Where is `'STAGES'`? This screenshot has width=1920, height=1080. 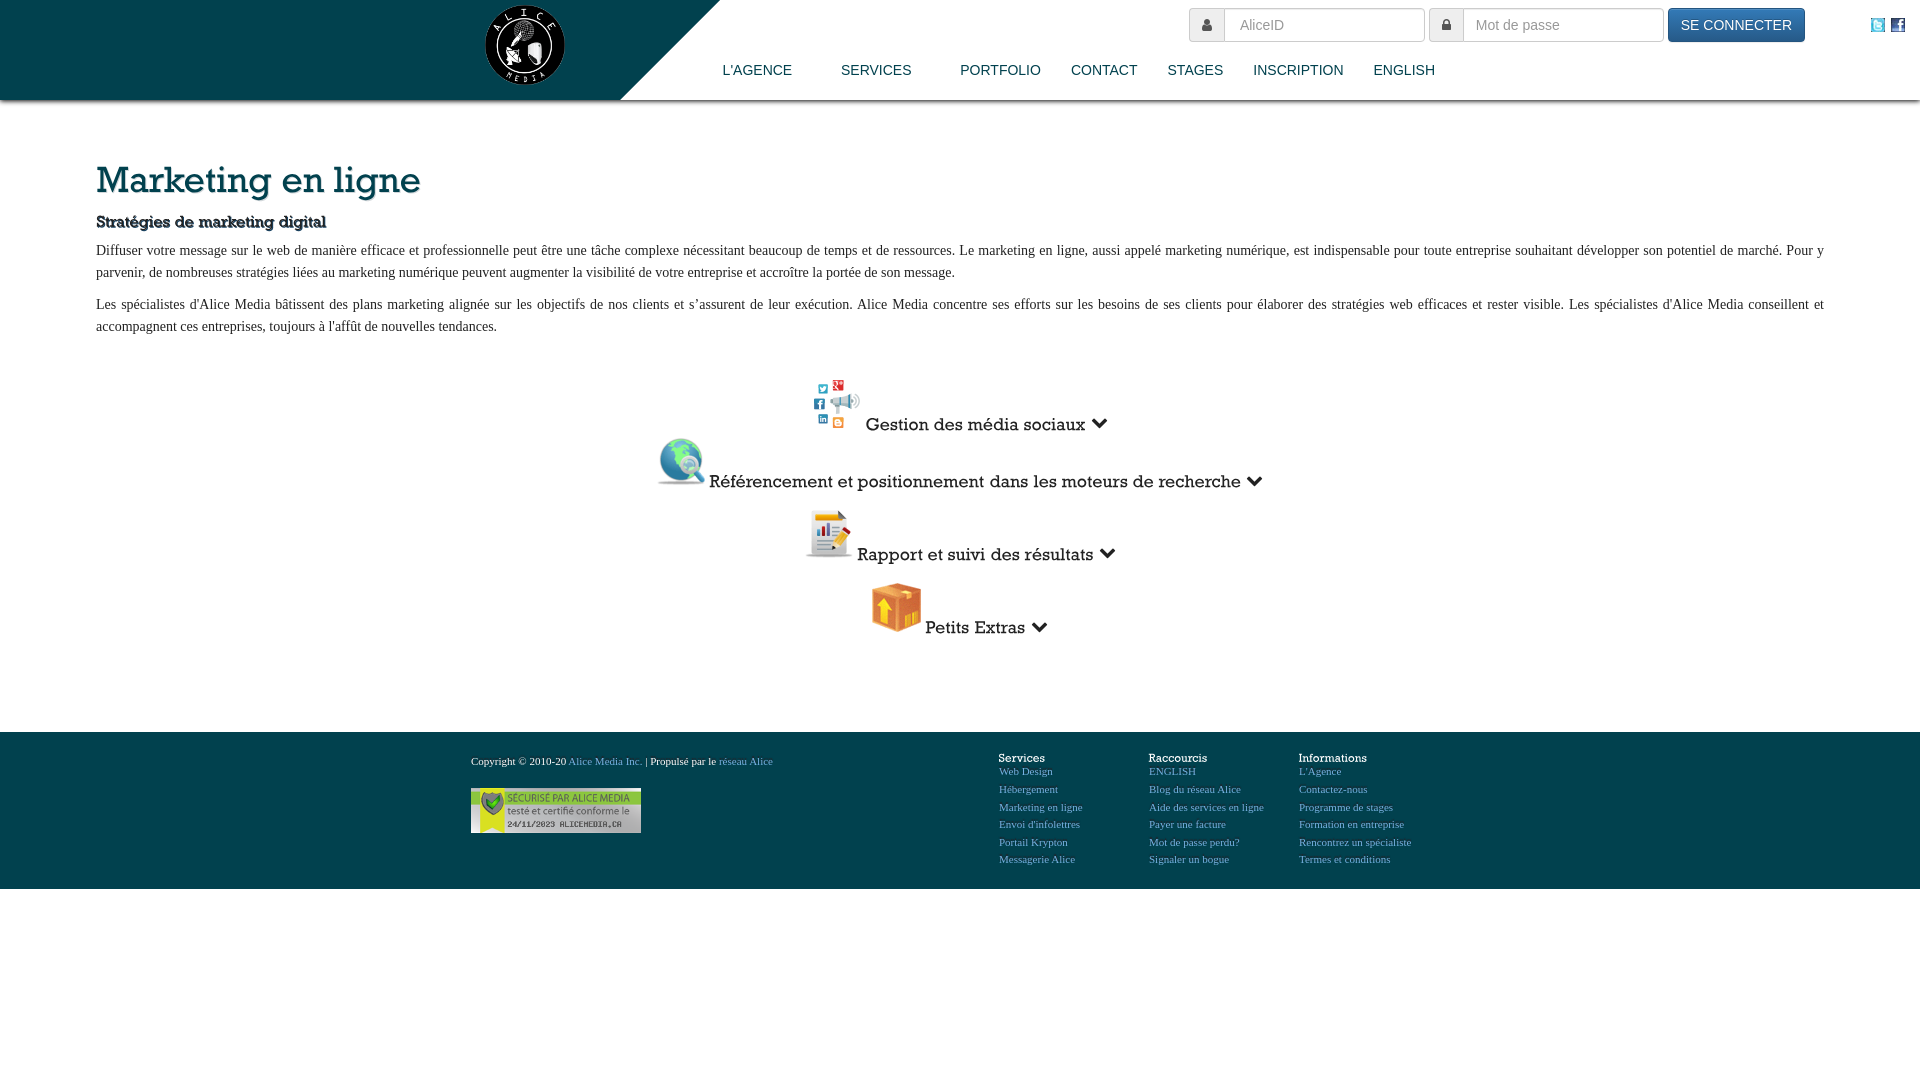
'STAGES' is located at coordinates (1195, 68).